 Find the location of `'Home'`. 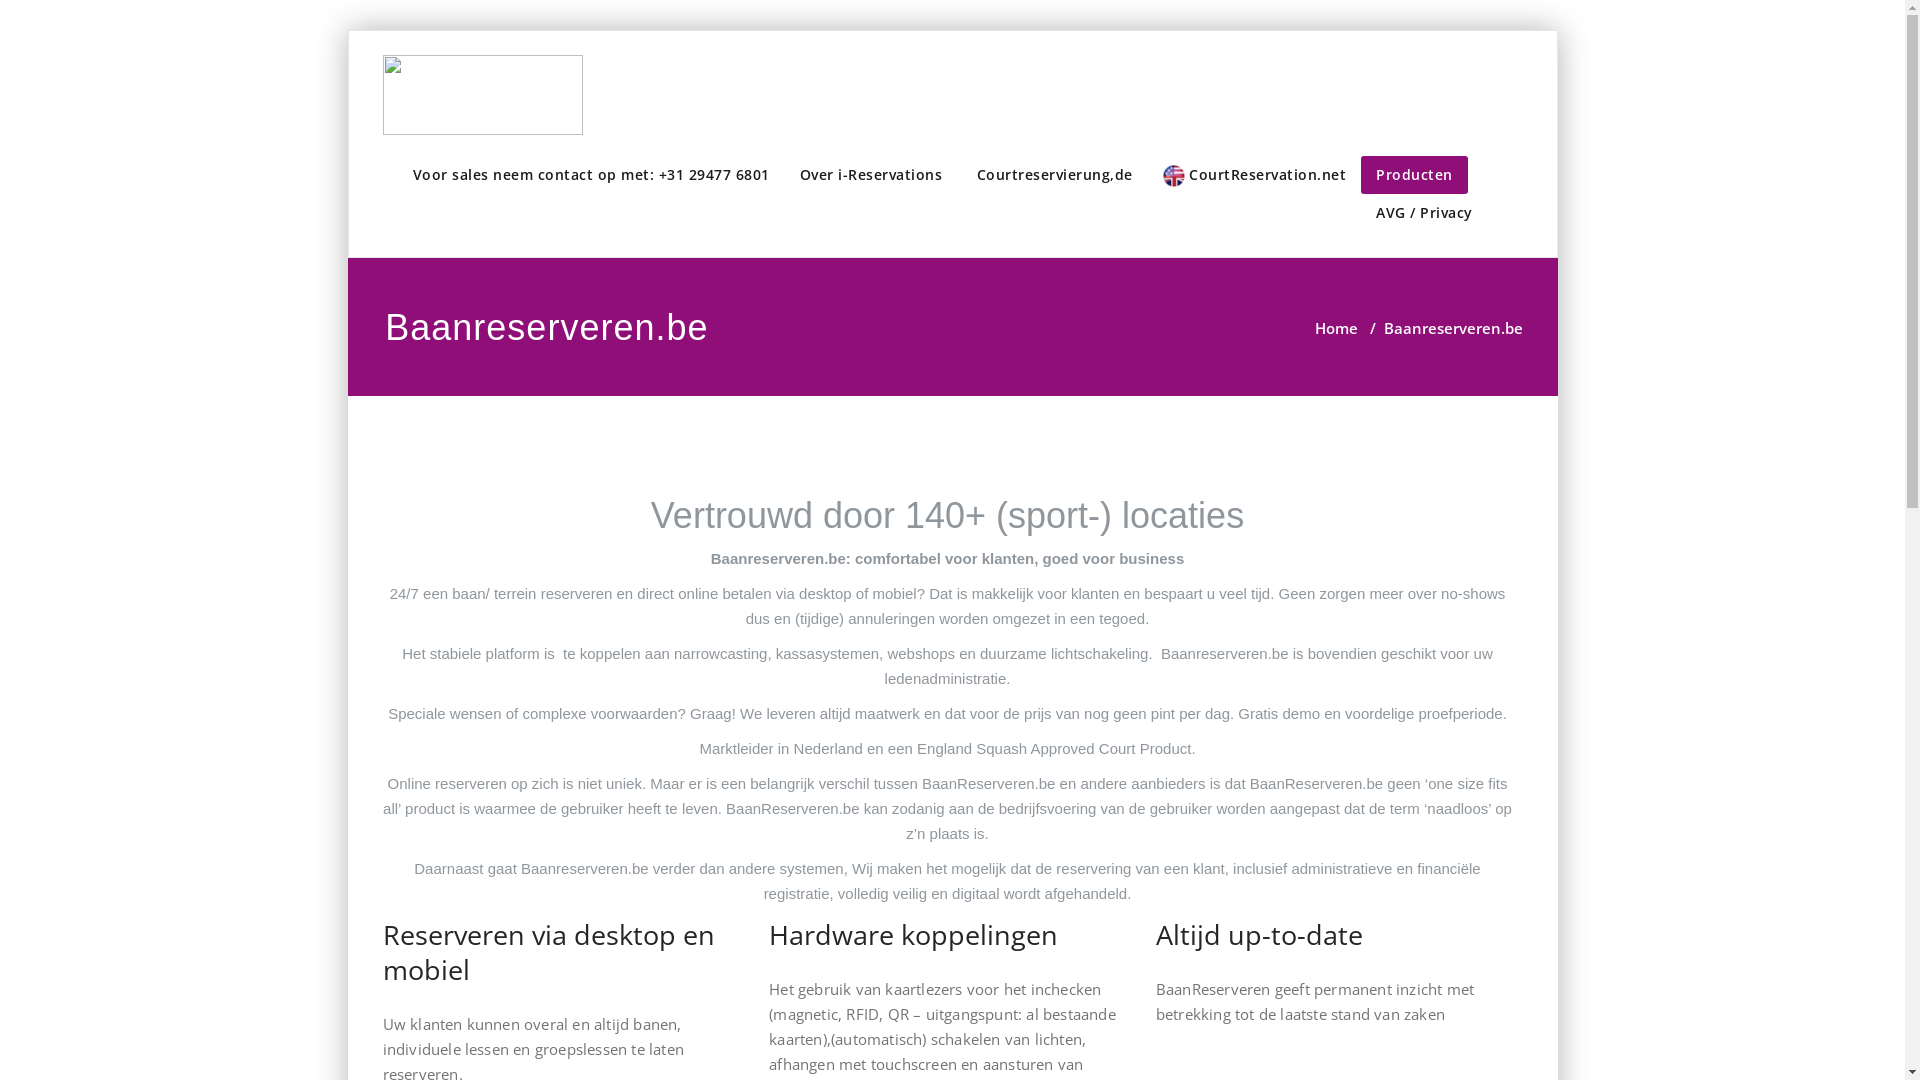

'Home' is located at coordinates (1335, 326).